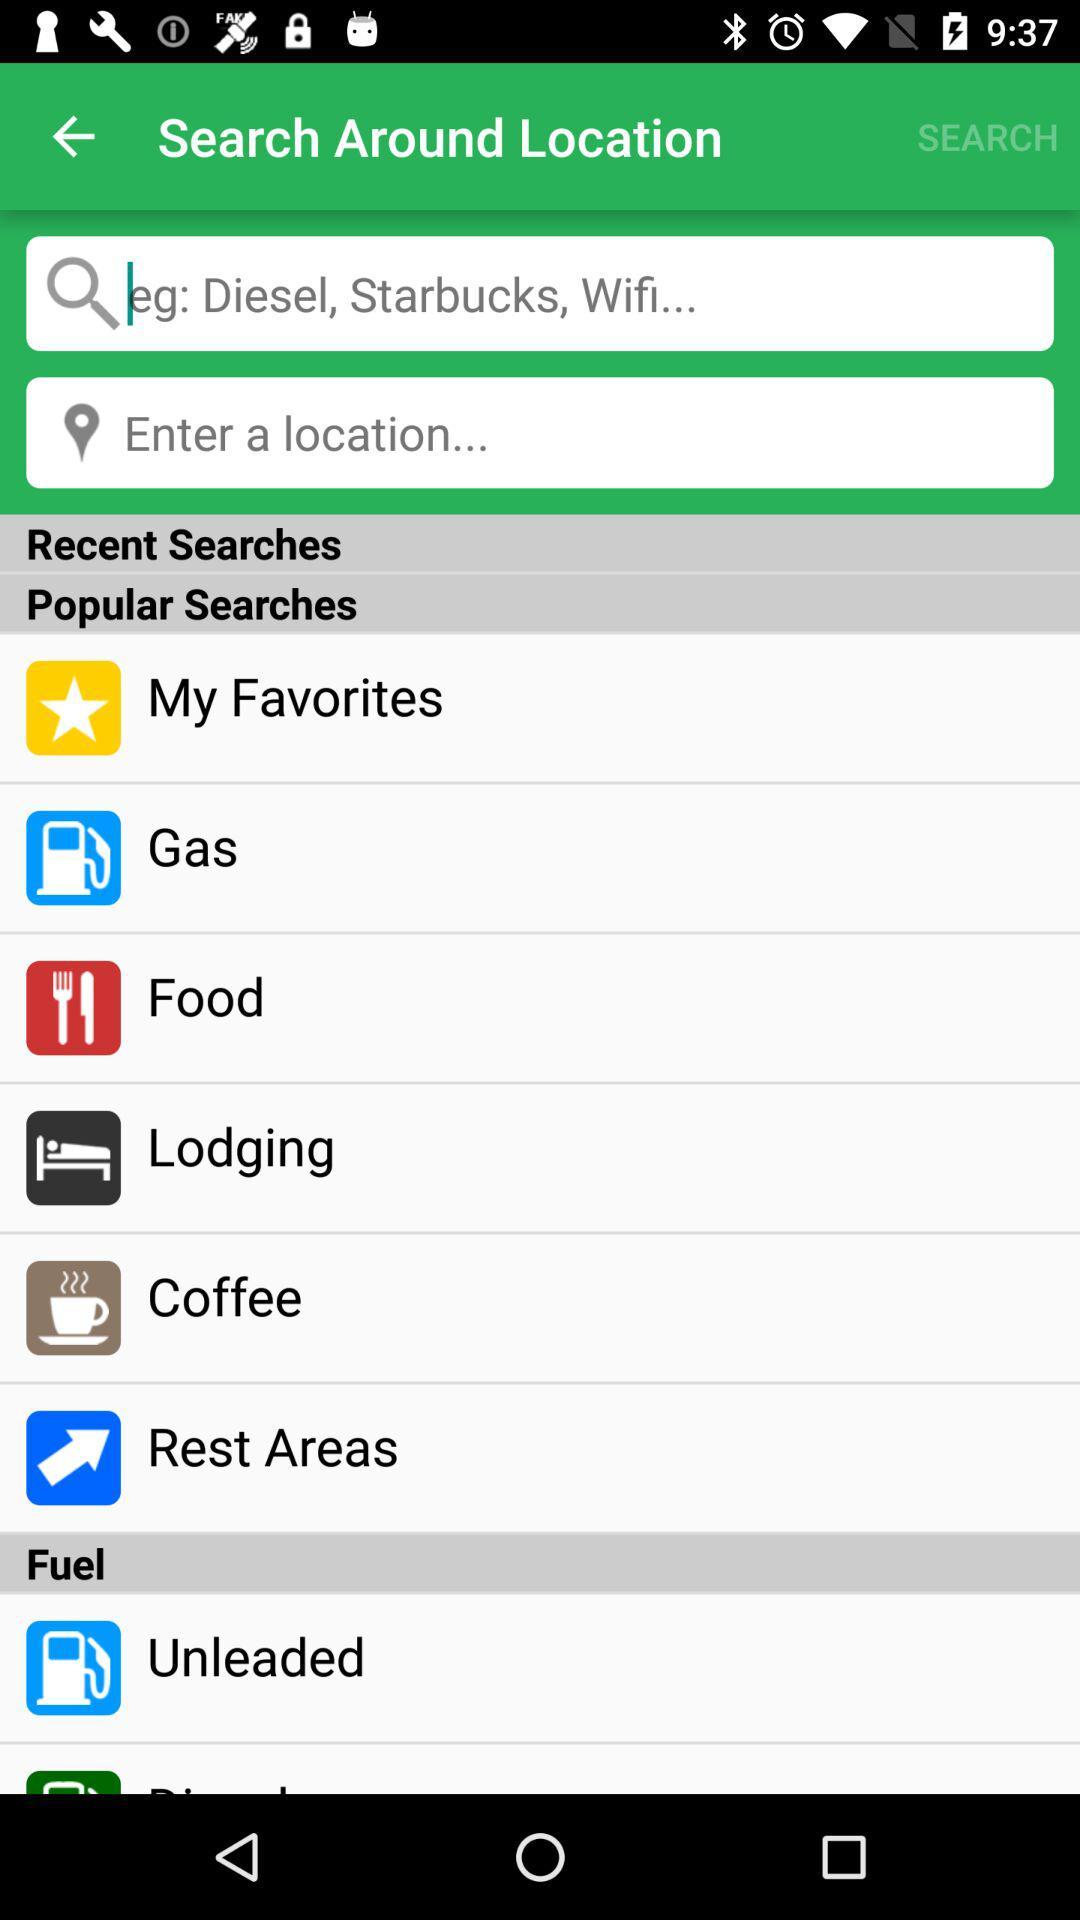  What do you see at coordinates (599, 1445) in the screenshot?
I see `item below coffee` at bounding box center [599, 1445].